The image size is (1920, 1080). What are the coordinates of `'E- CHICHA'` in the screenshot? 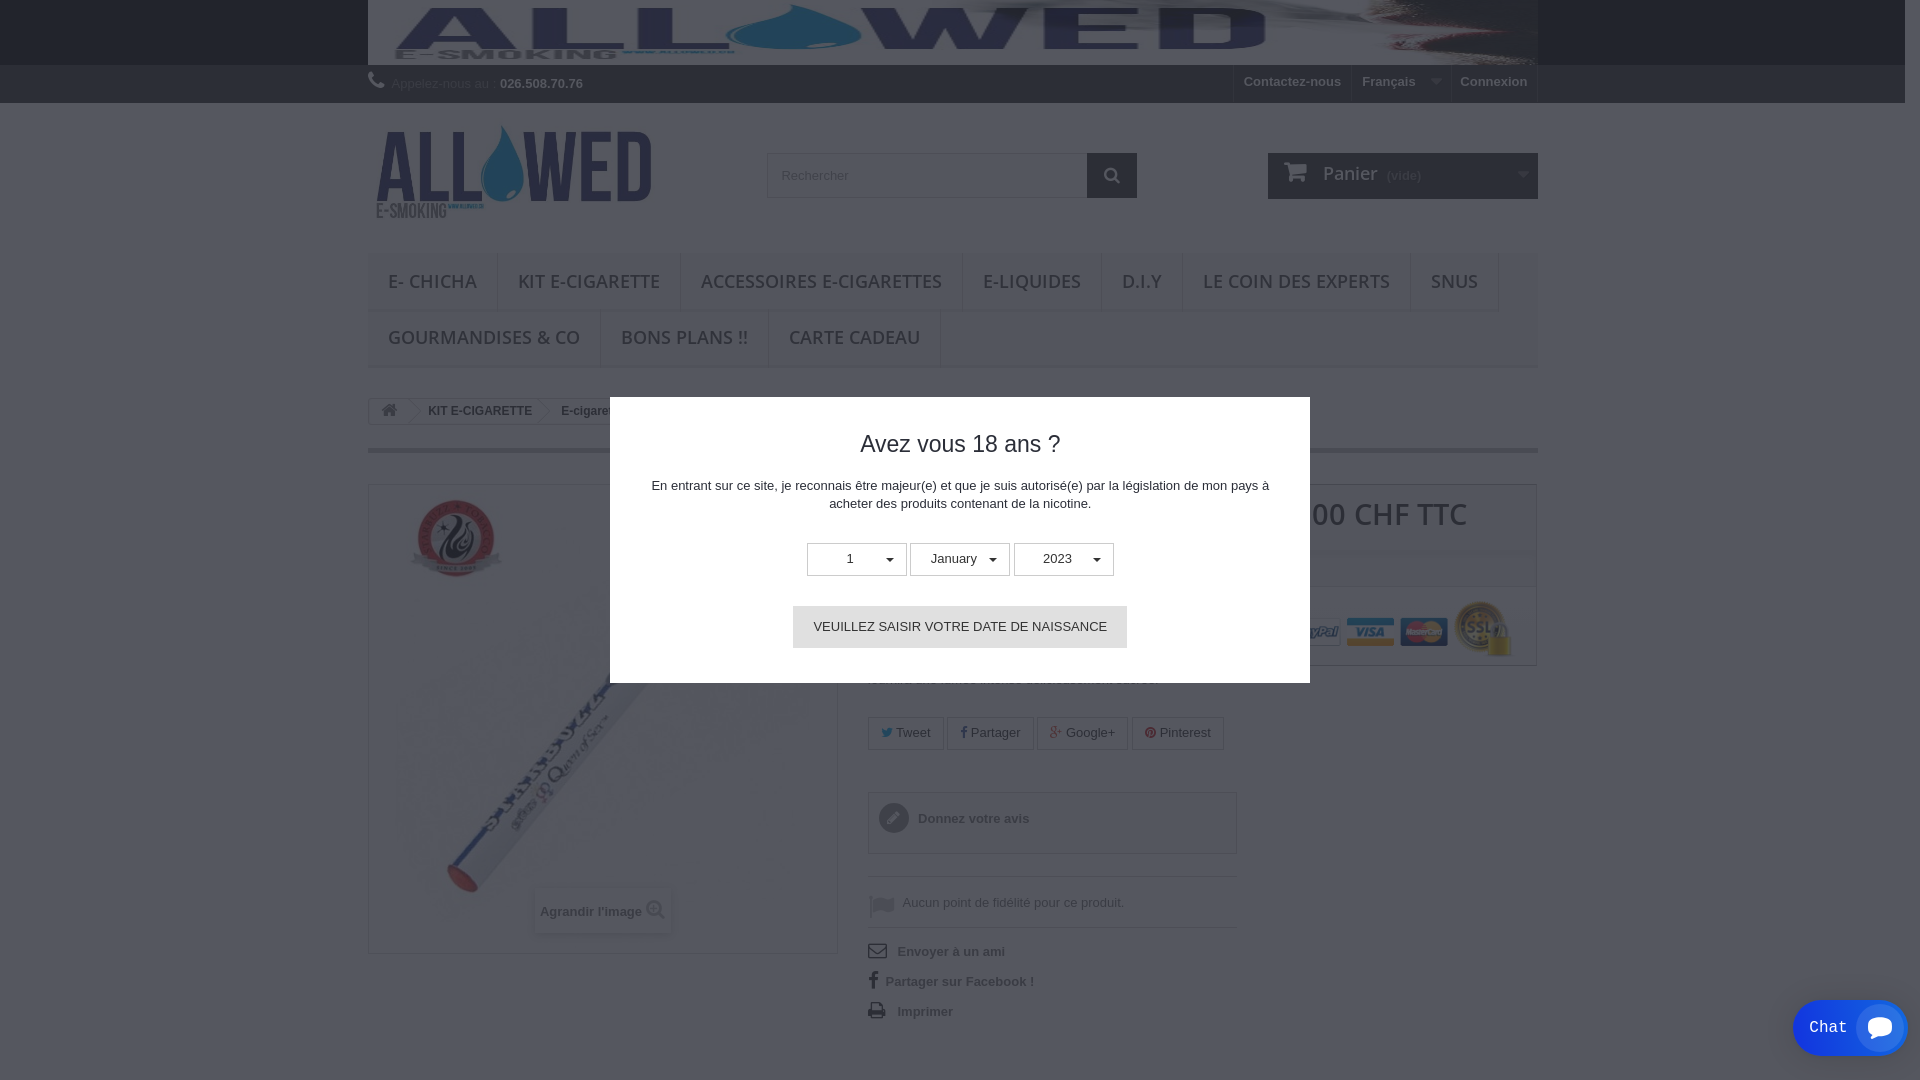 It's located at (431, 282).